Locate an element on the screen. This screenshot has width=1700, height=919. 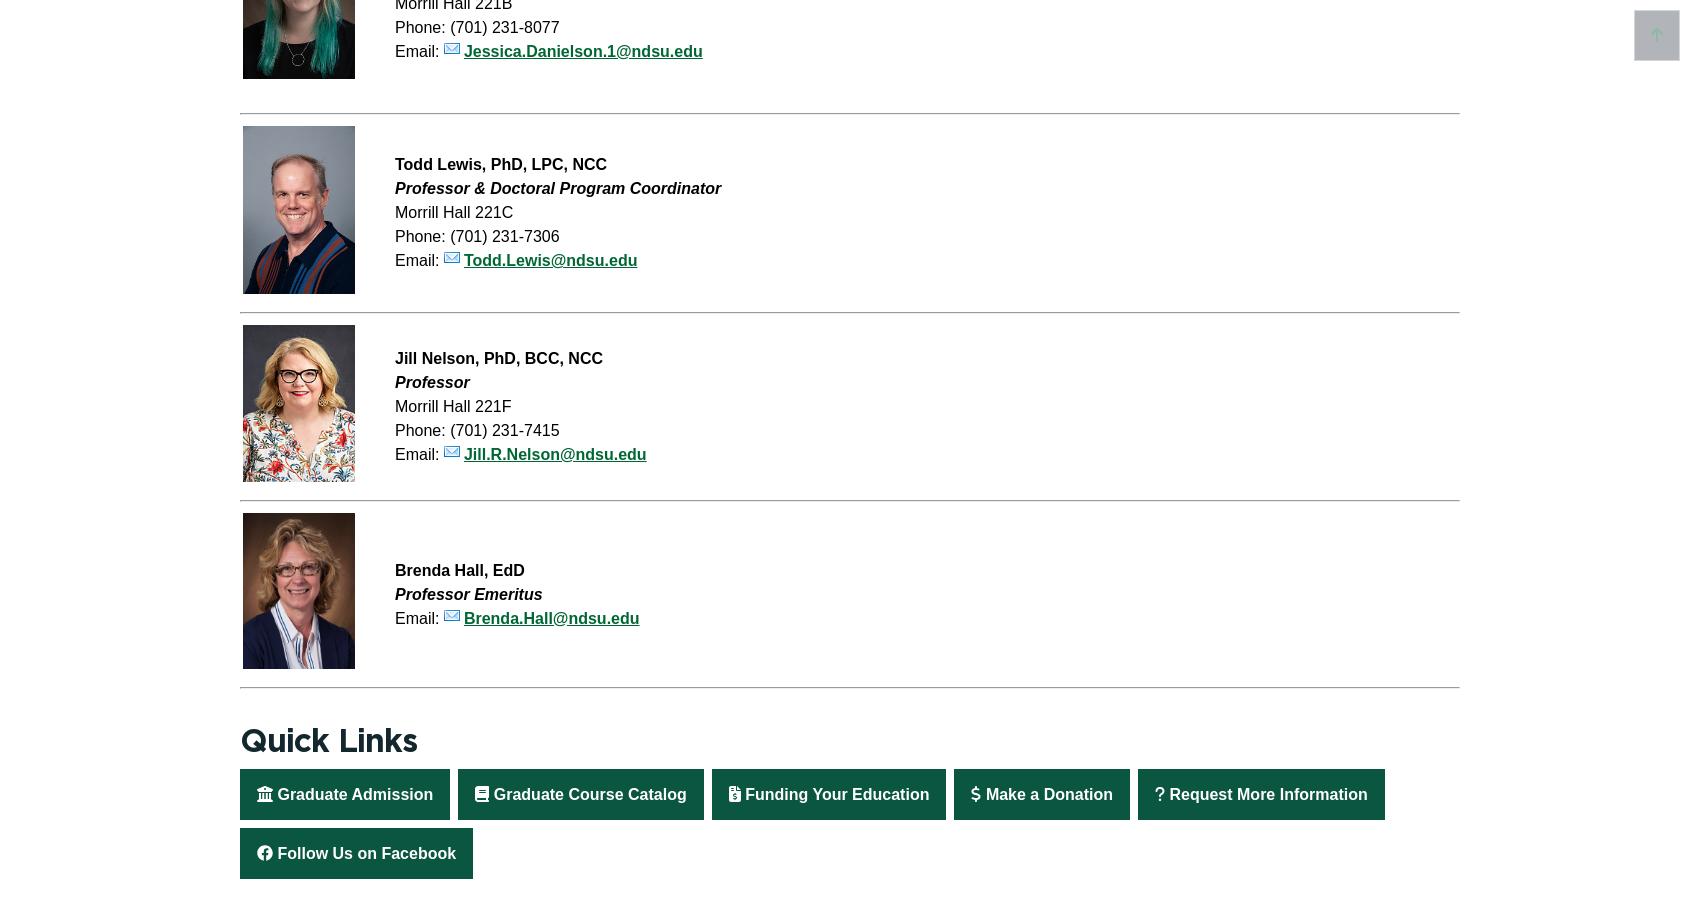
'Jill Nelson, PhD, BCC, NCC' is located at coordinates (498, 357).